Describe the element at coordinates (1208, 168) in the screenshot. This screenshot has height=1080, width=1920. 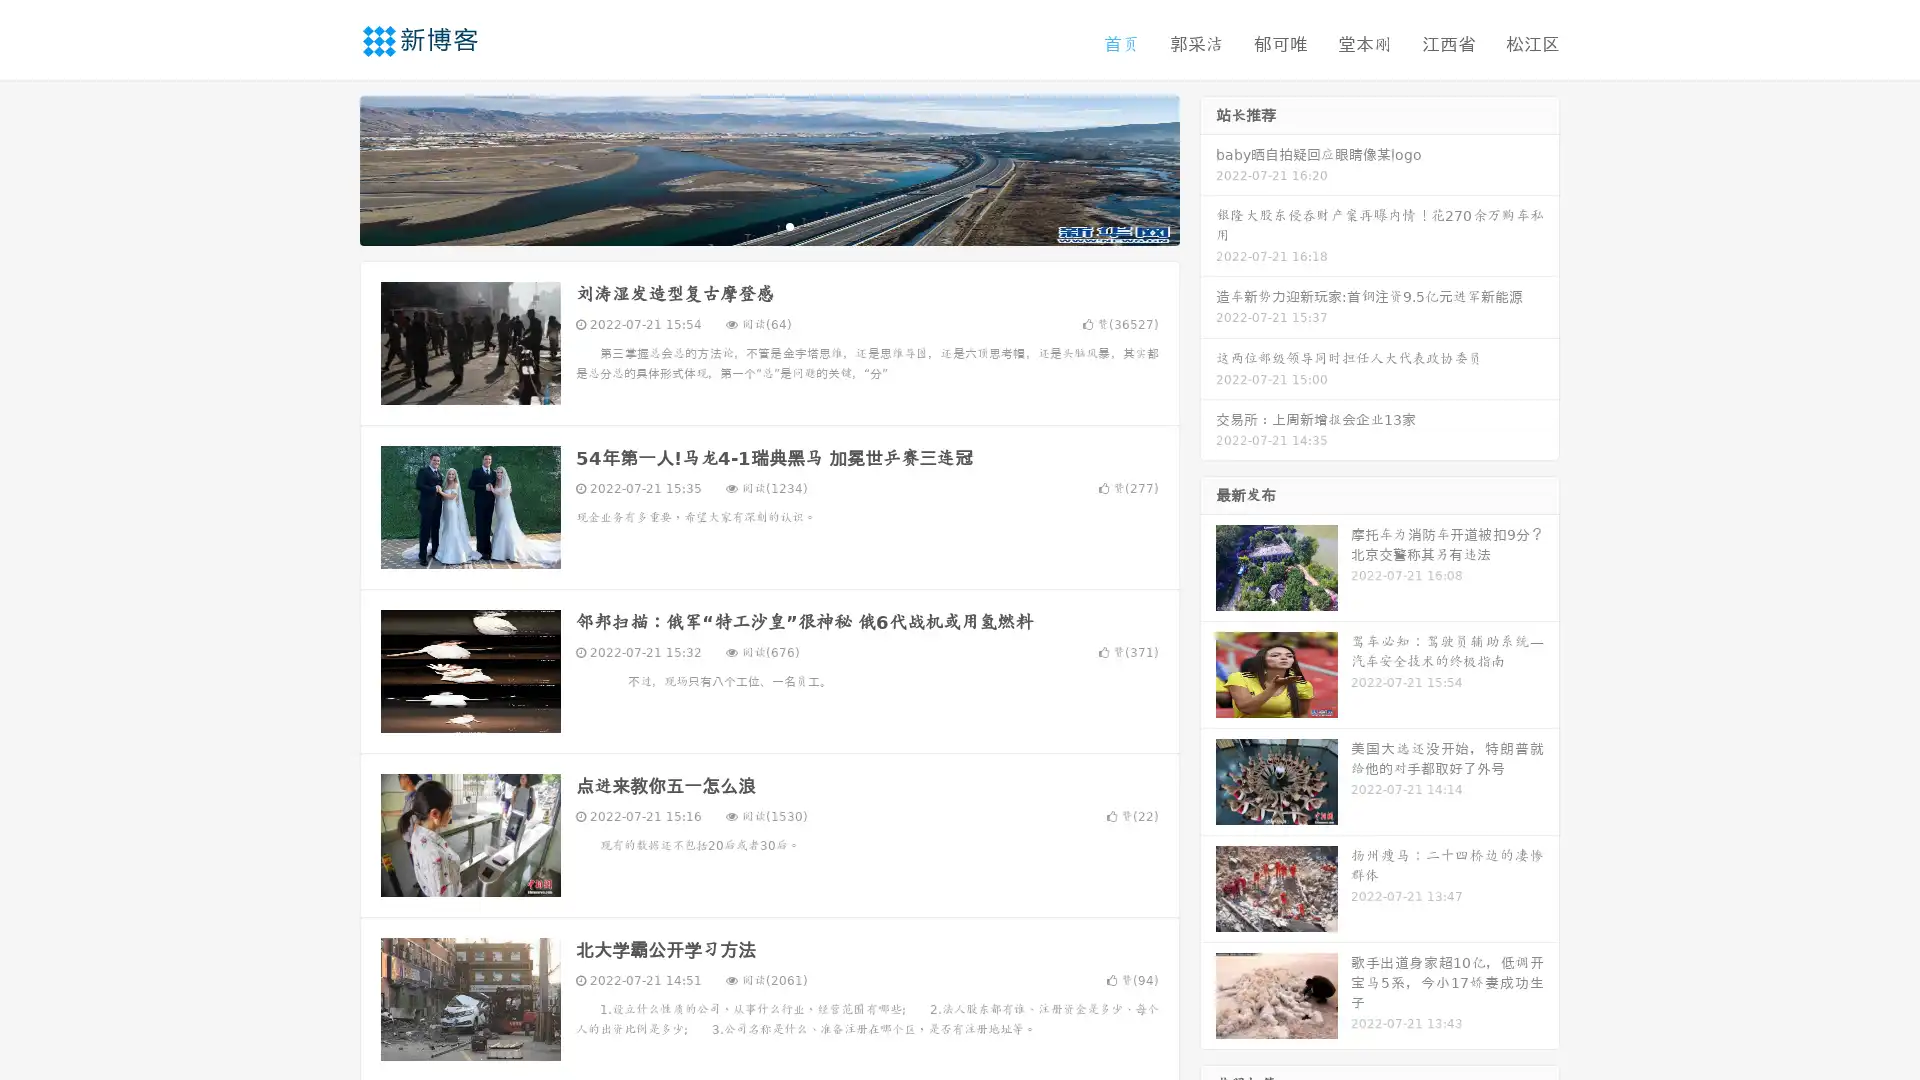
I see `Next slide` at that location.